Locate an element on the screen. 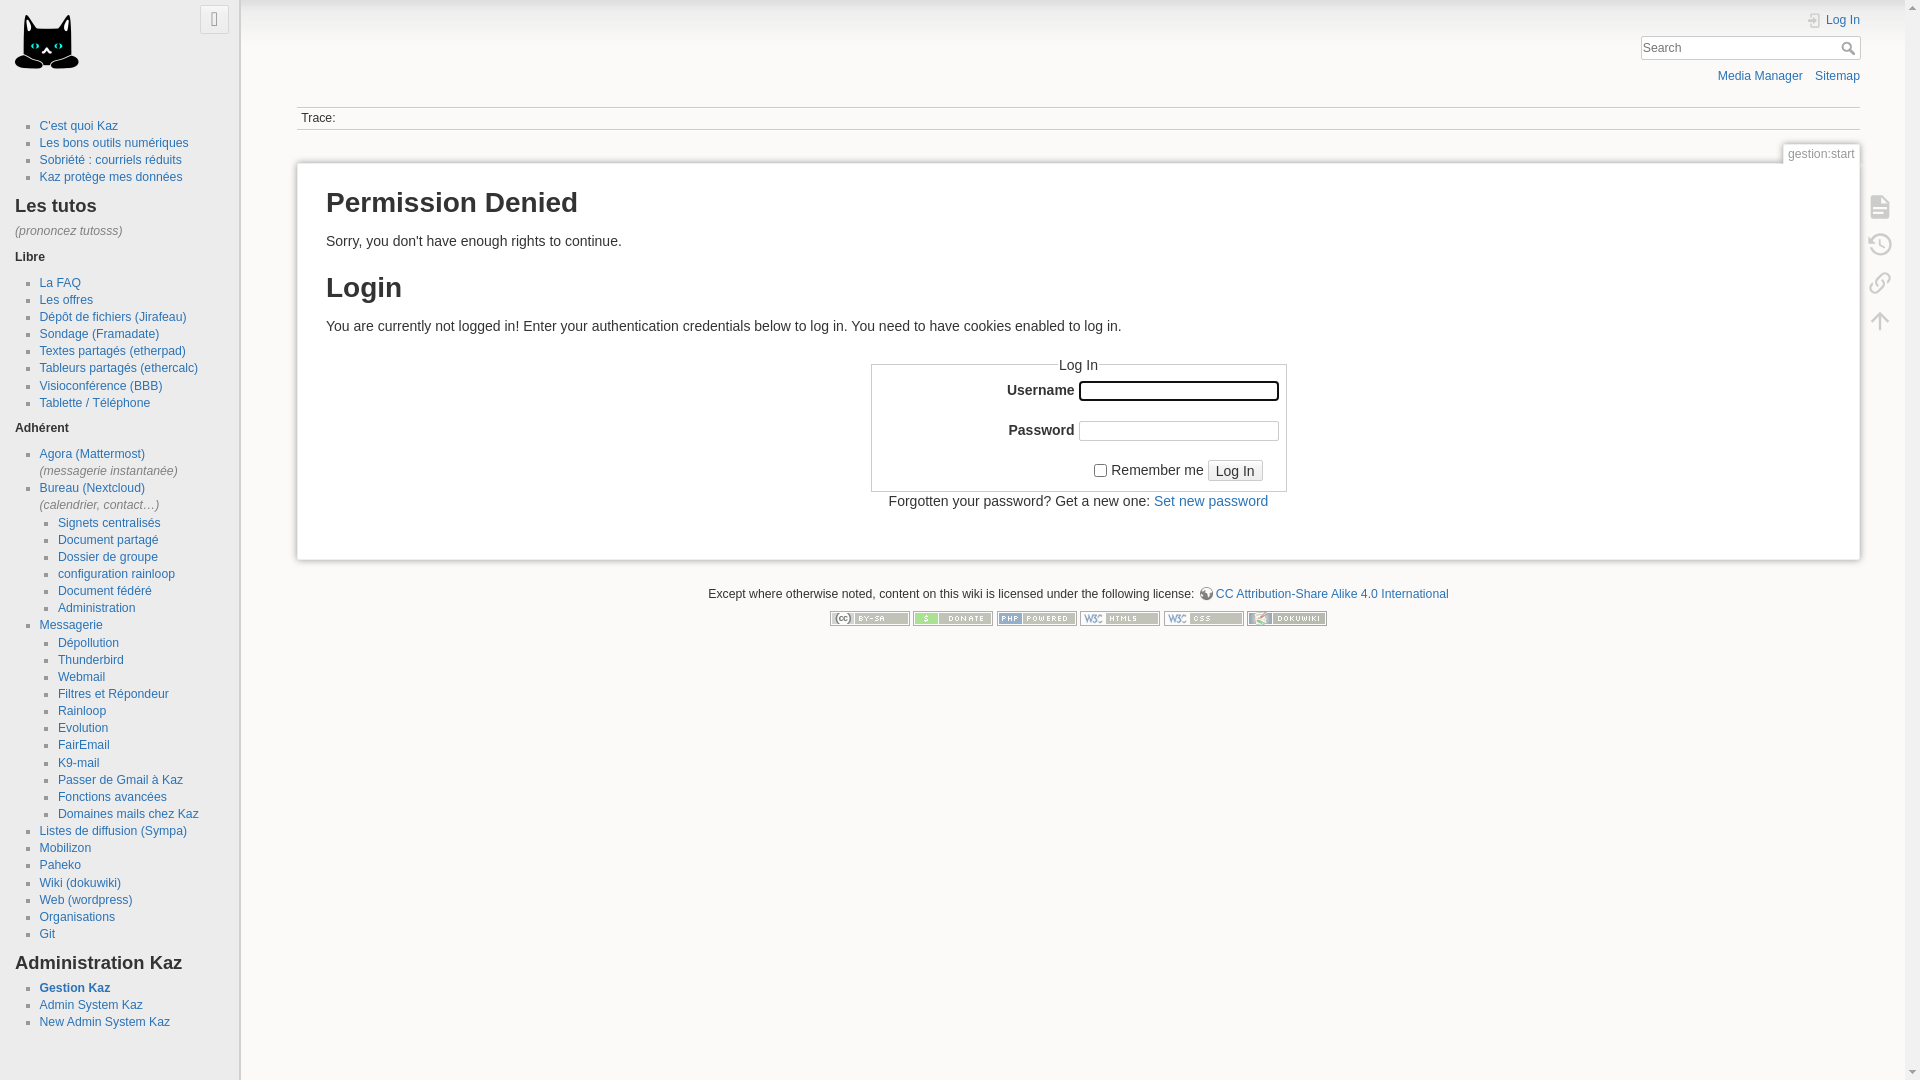  'Sondage (Framadate)' is located at coordinates (99, 333).